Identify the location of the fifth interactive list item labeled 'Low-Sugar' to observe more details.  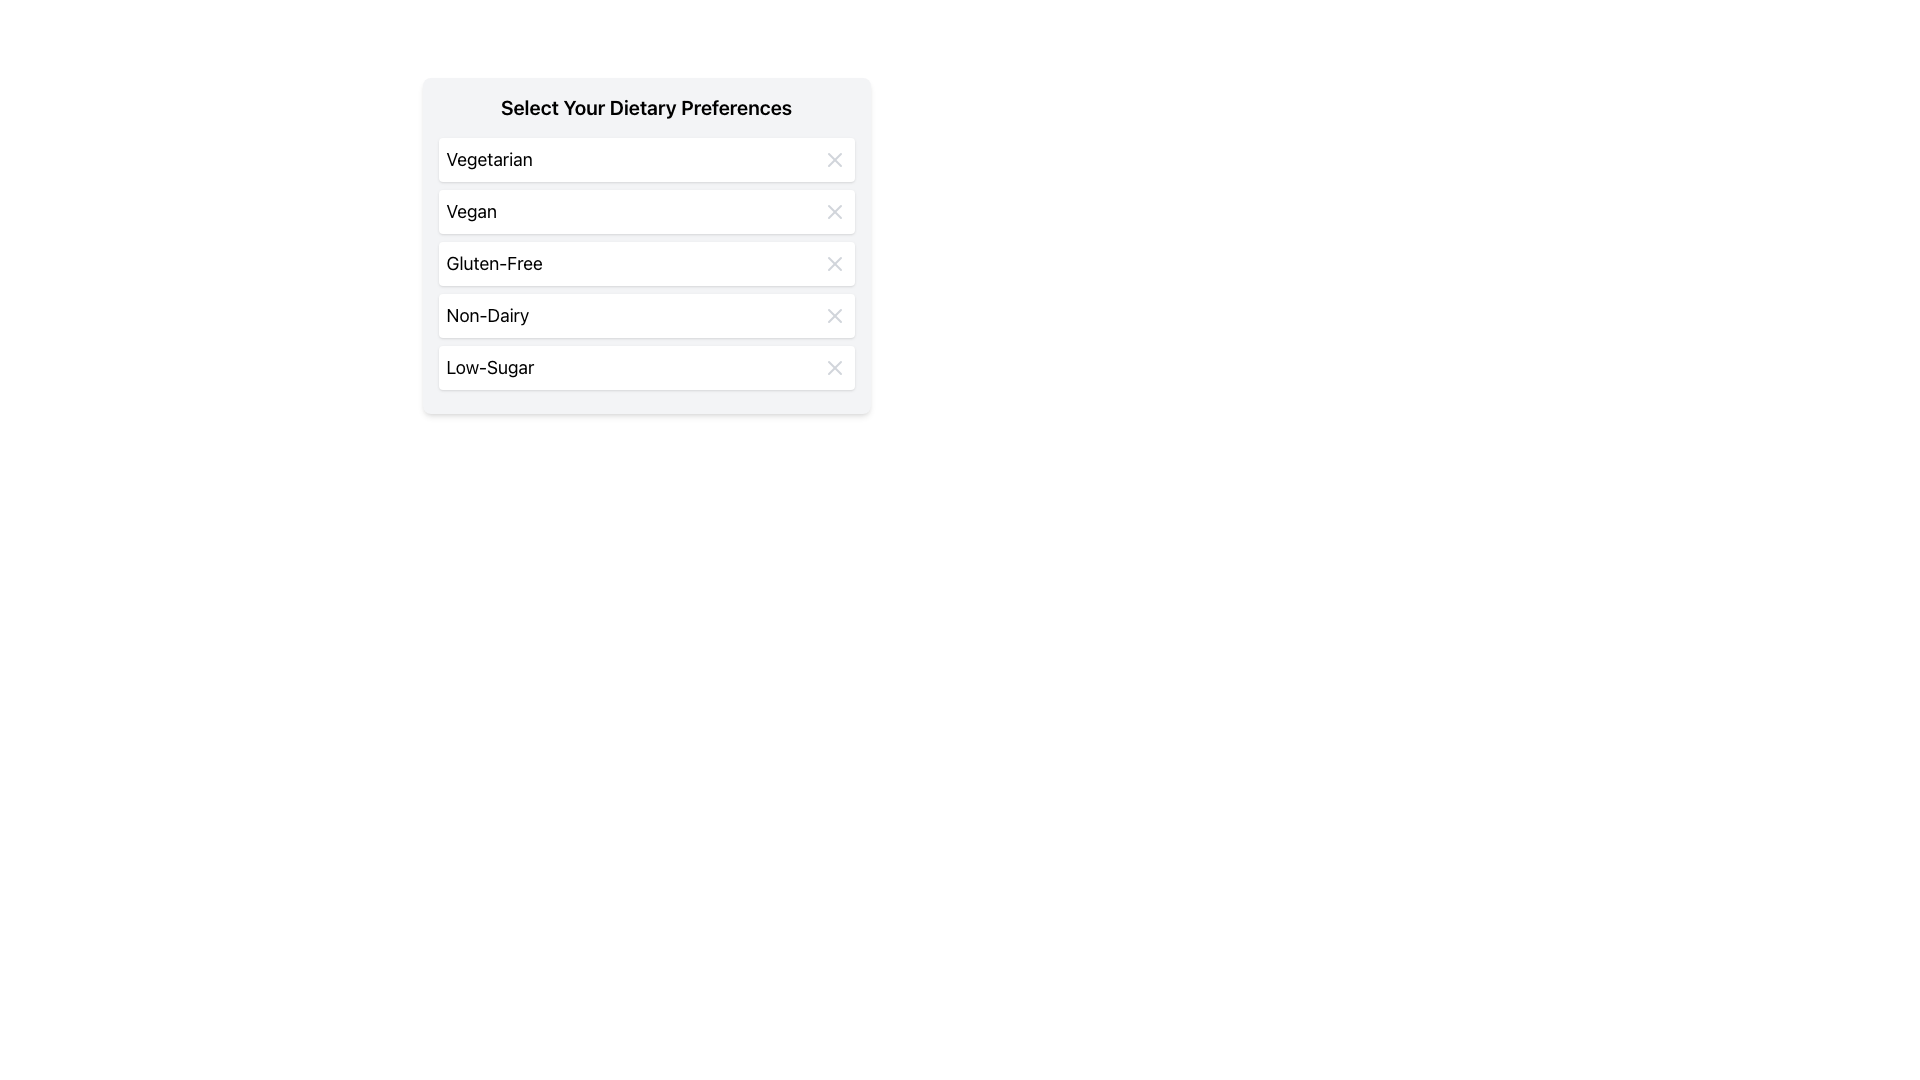
(646, 367).